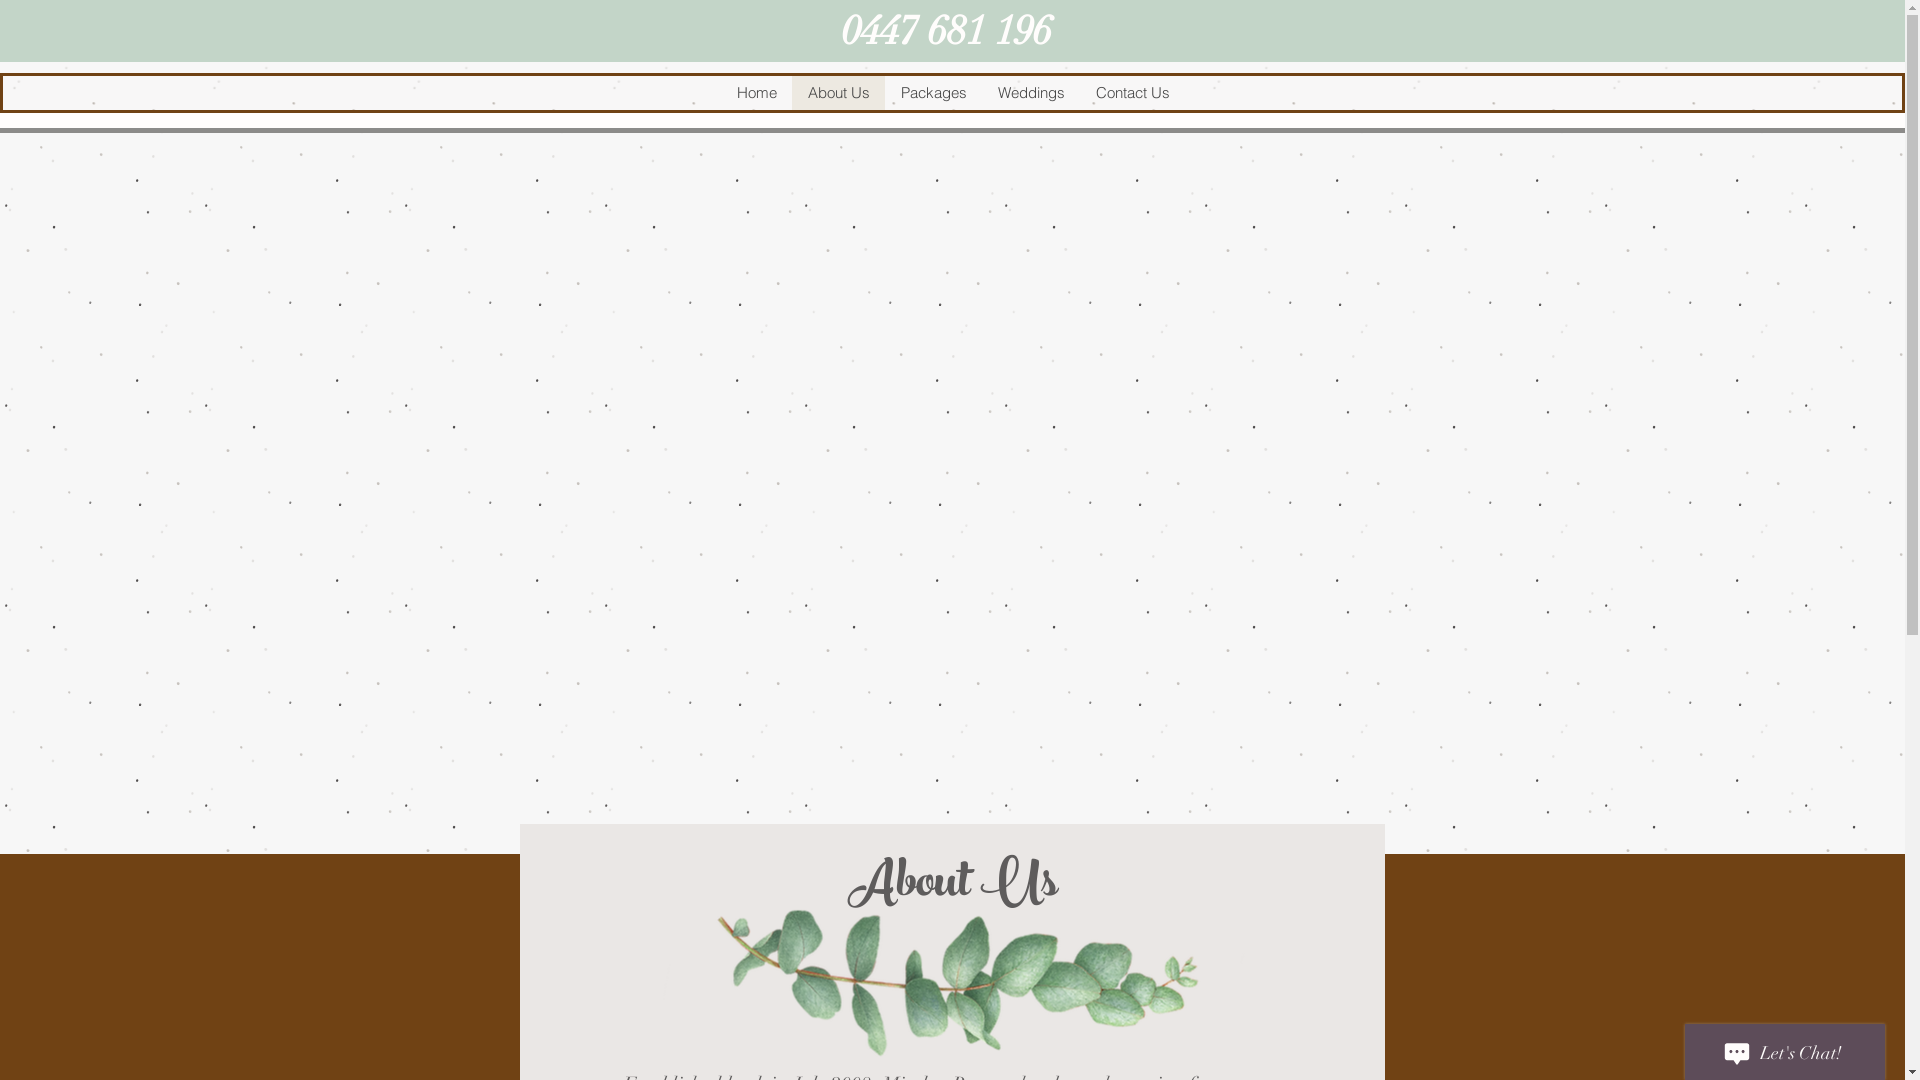 This screenshot has width=1920, height=1080. Describe the element at coordinates (982, 92) in the screenshot. I see `'Weddings'` at that location.